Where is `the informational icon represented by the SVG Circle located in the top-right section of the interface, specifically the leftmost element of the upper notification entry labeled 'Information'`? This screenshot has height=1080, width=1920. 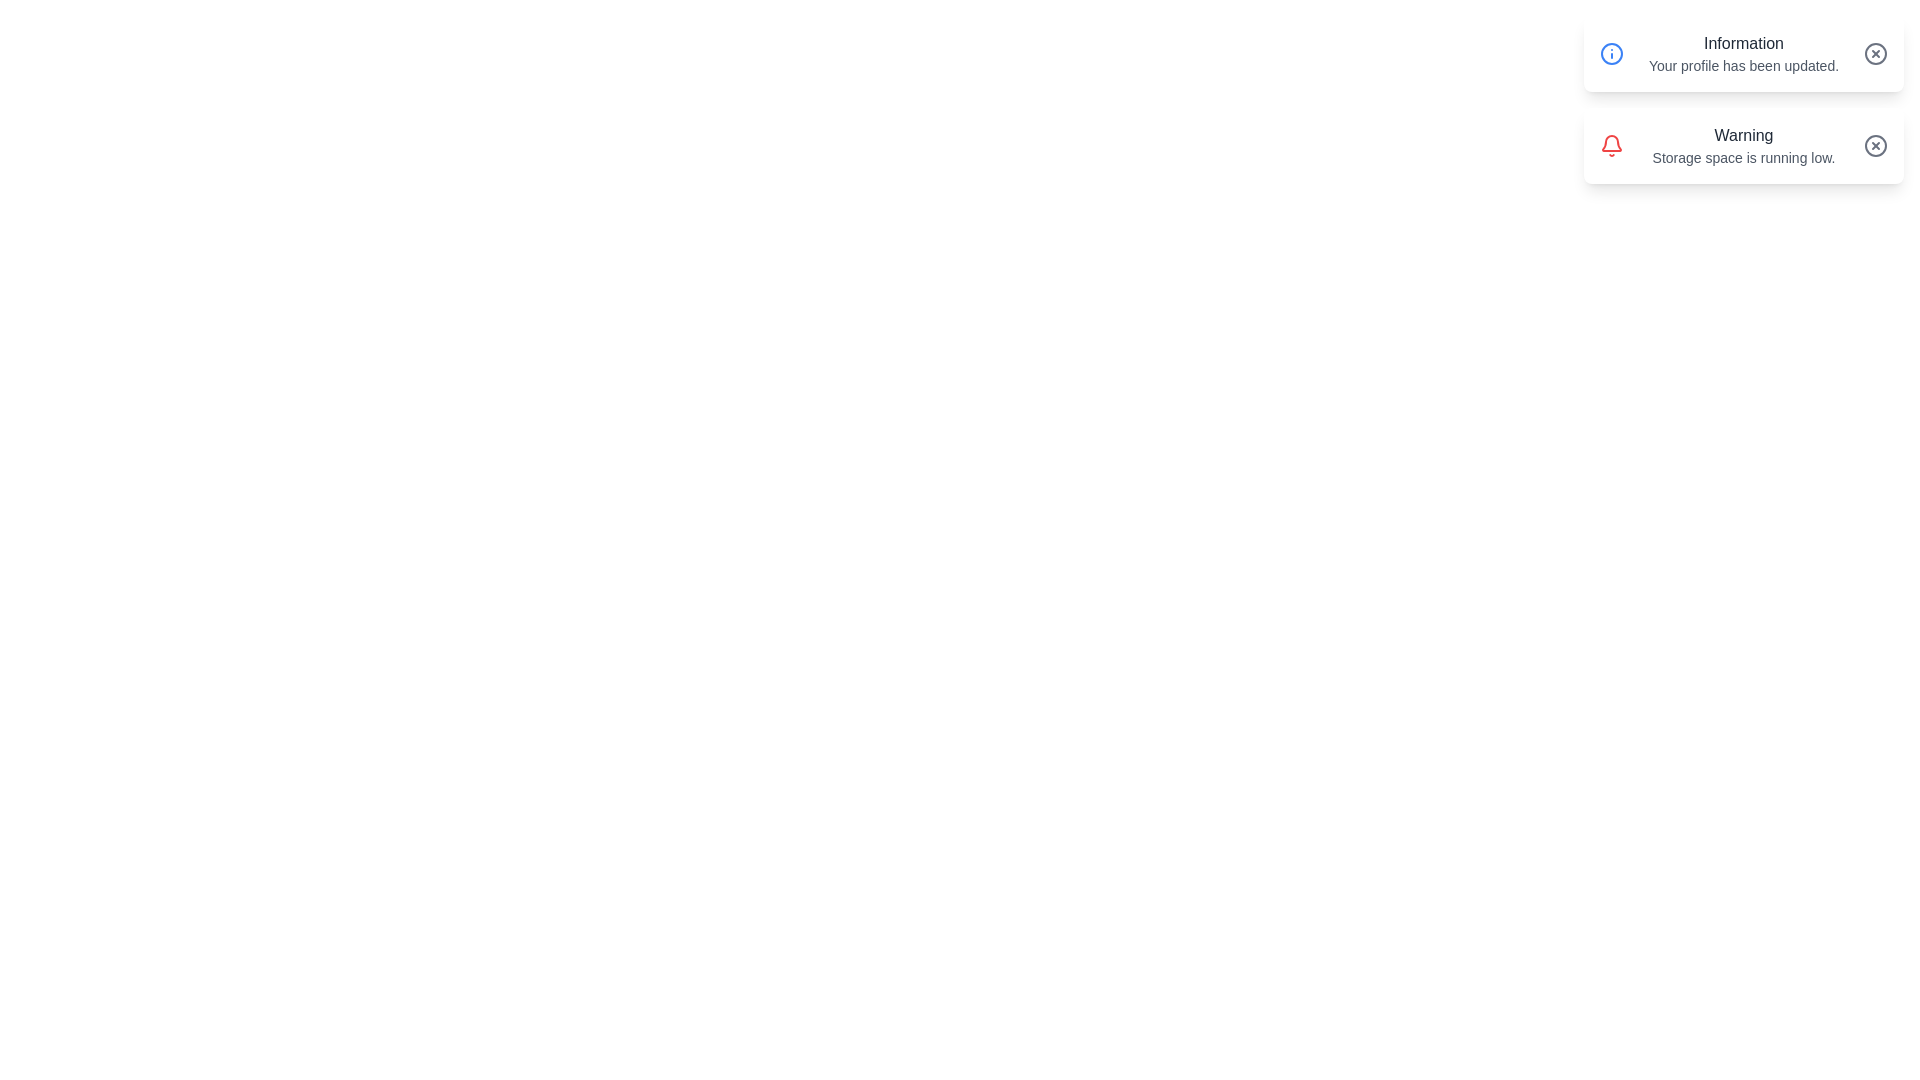
the informational icon represented by the SVG Circle located in the top-right section of the interface, specifically the leftmost element of the upper notification entry labeled 'Information' is located at coordinates (1612, 53).